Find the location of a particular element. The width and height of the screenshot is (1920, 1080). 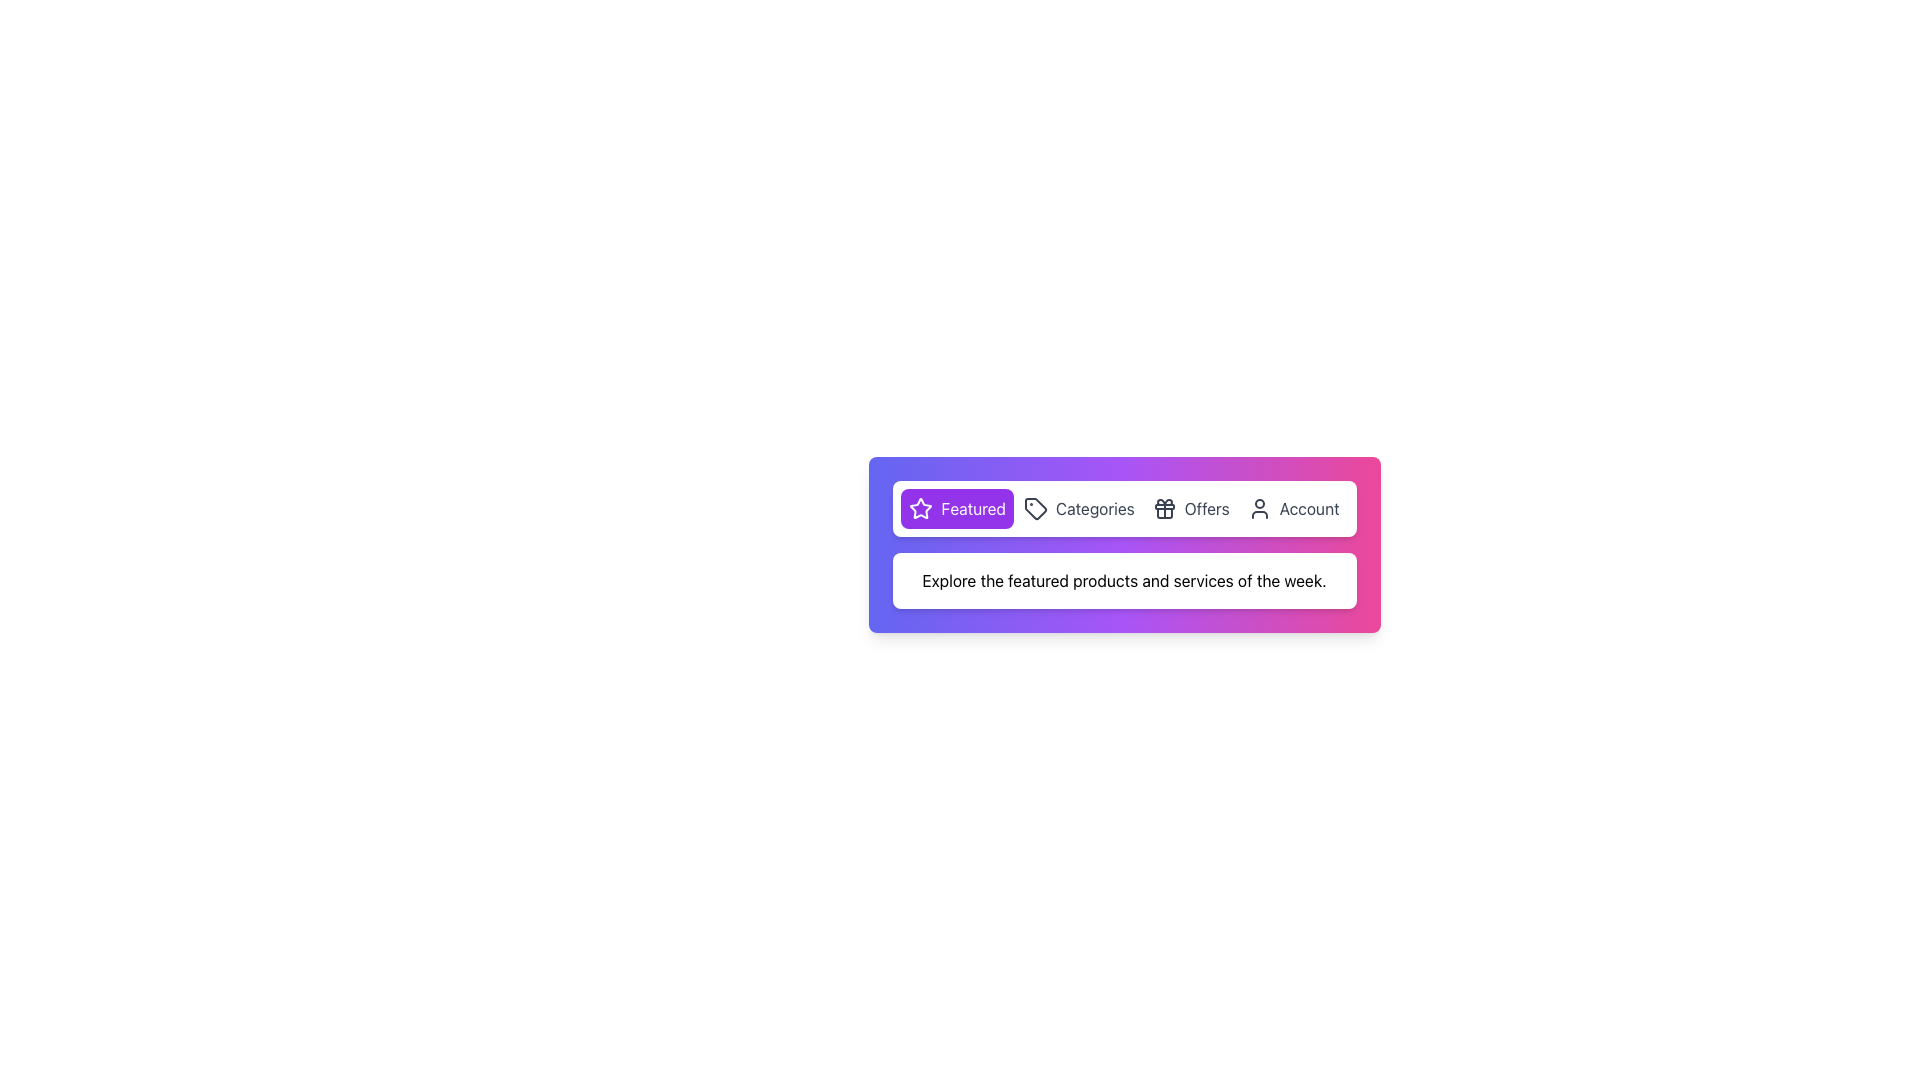

the 'Categories' text label for reordering within the navigation bar is located at coordinates (1094, 508).